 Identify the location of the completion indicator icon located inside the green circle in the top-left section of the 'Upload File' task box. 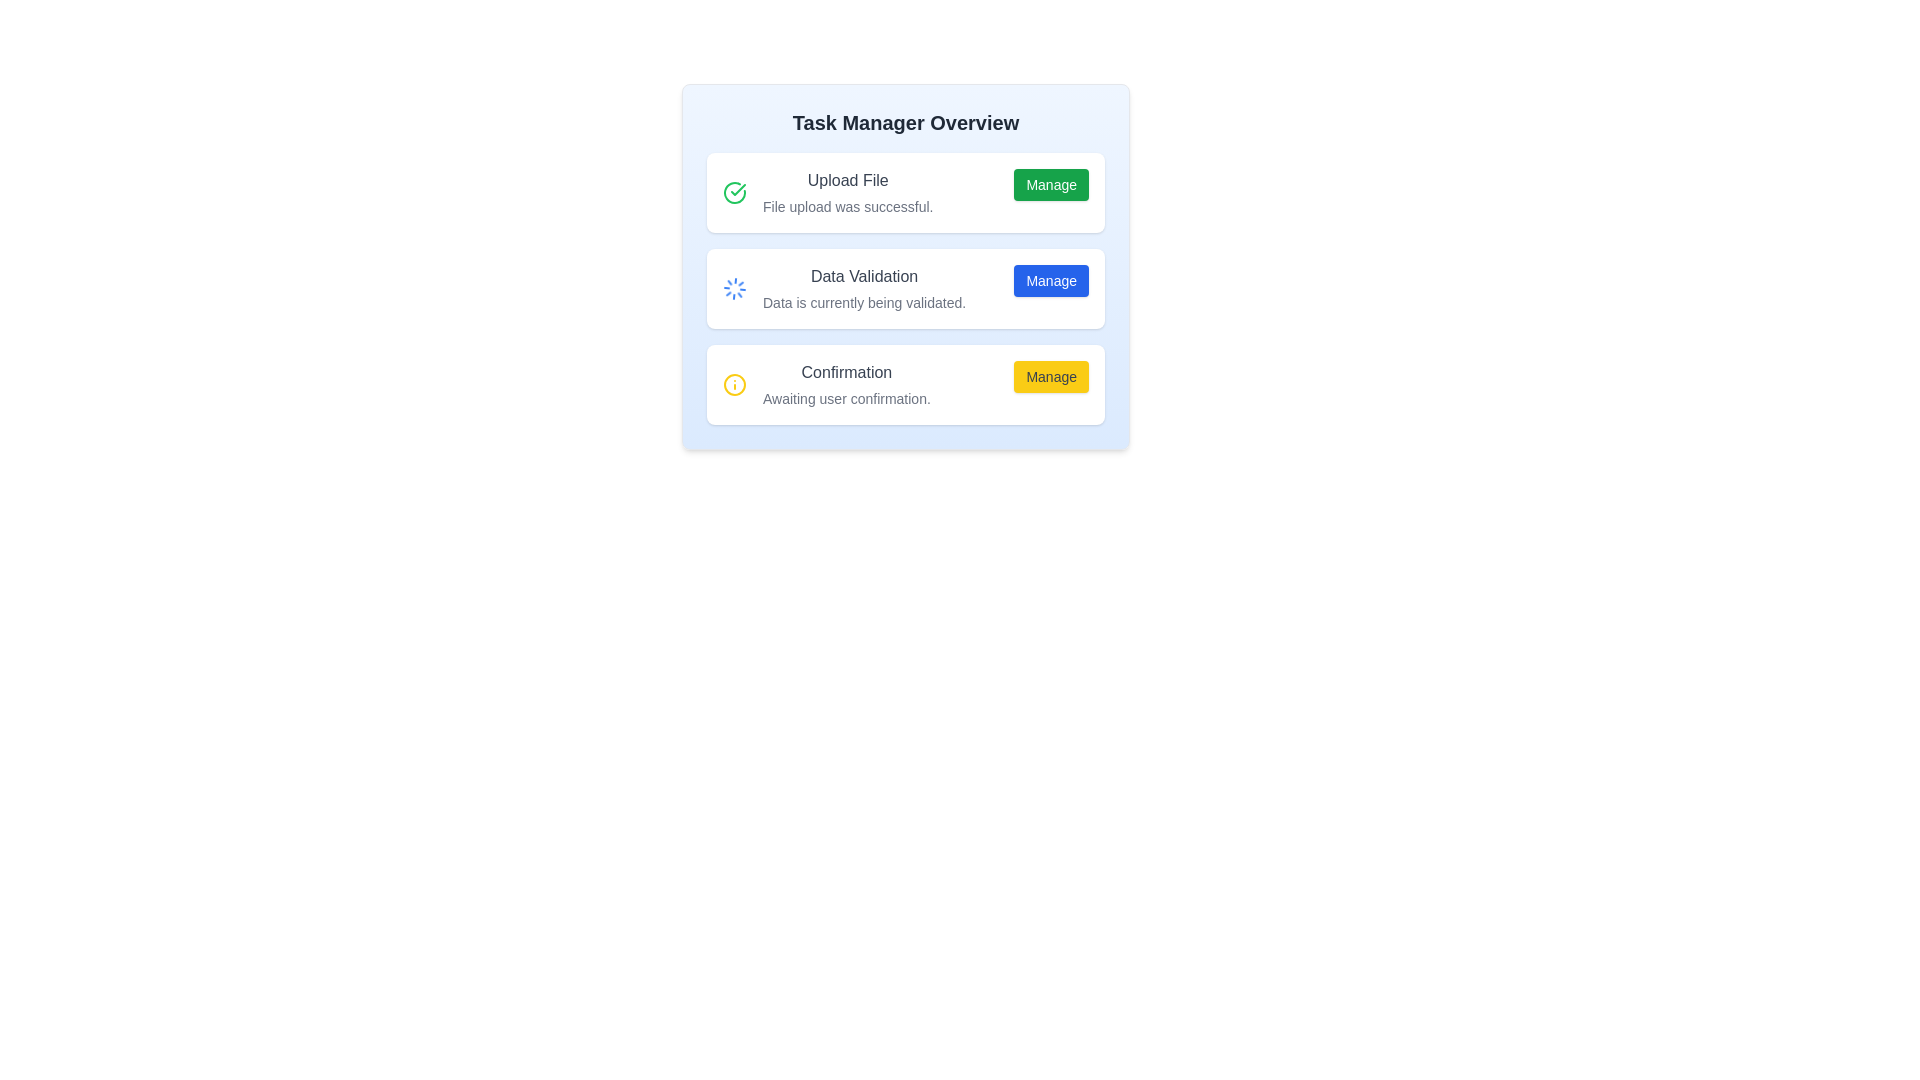
(737, 189).